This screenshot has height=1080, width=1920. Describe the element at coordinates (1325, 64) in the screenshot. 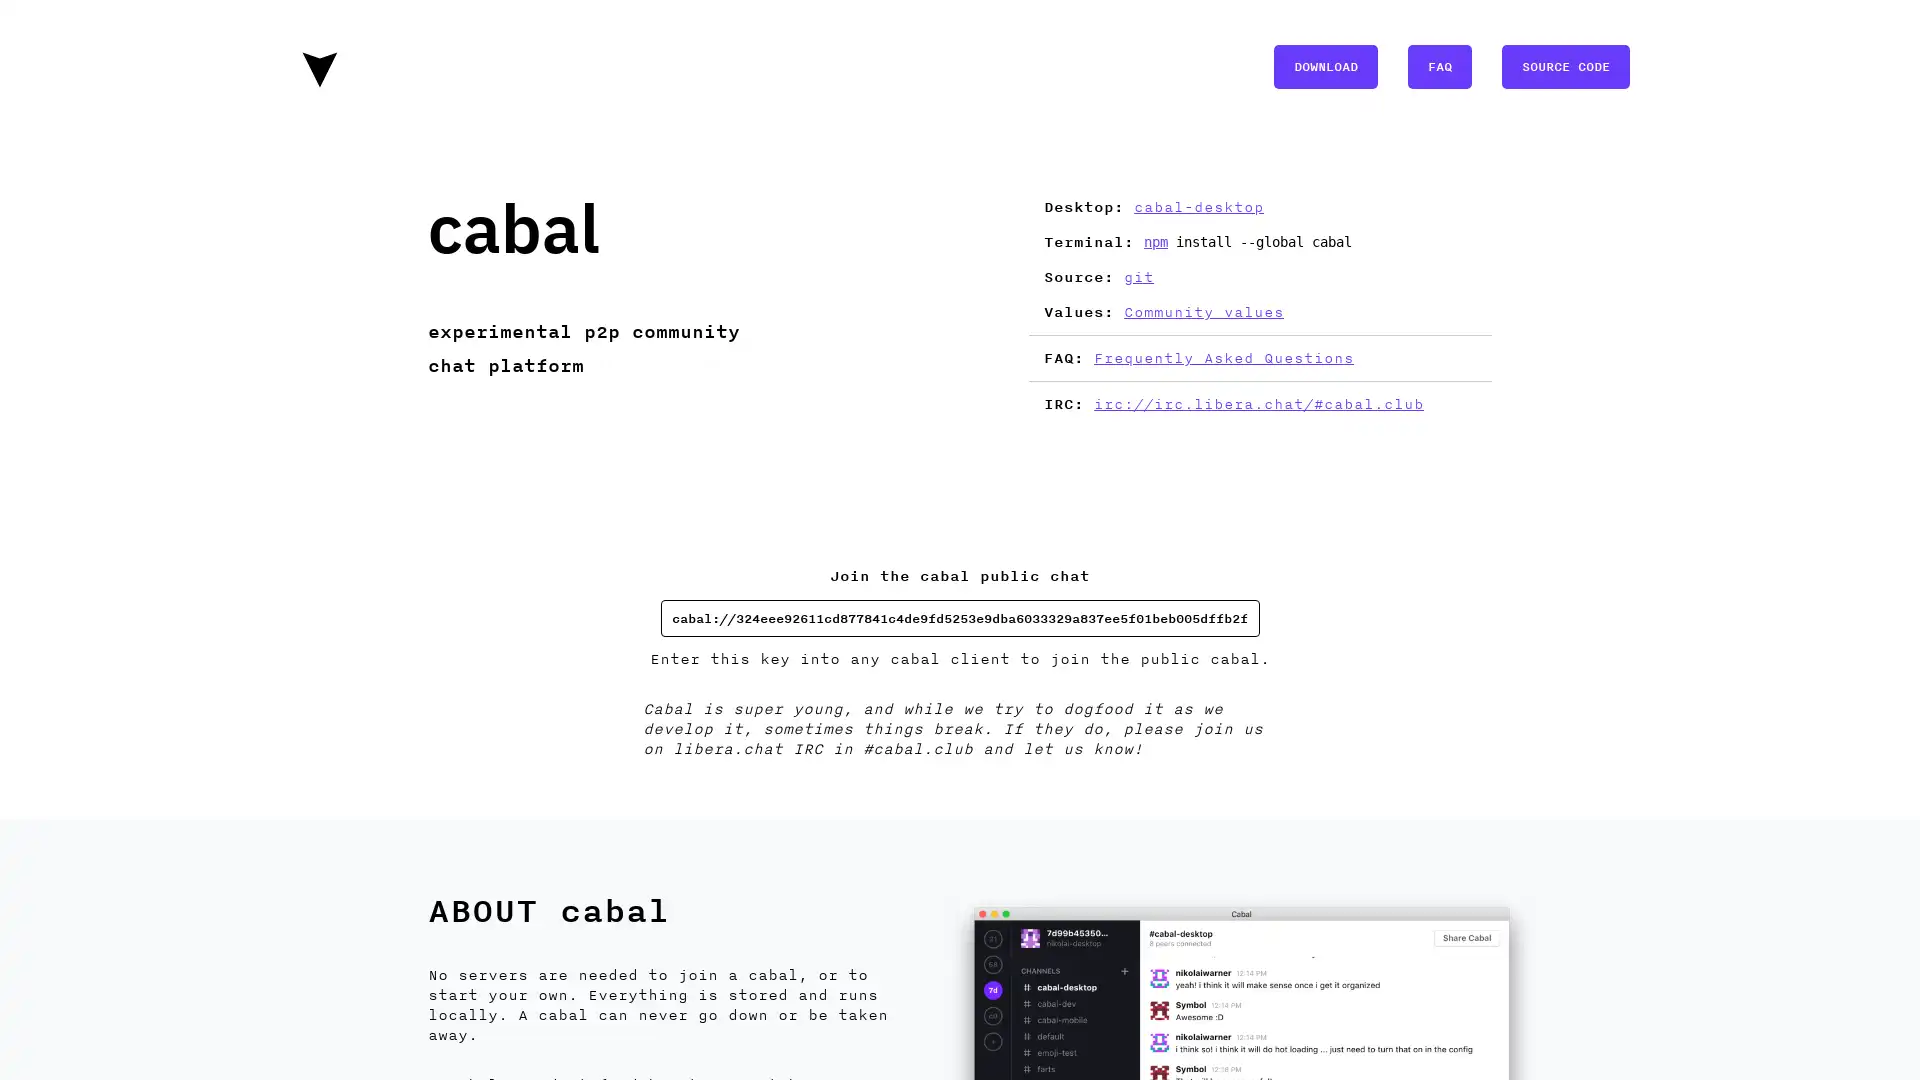

I see `DOWNLOAD` at that location.